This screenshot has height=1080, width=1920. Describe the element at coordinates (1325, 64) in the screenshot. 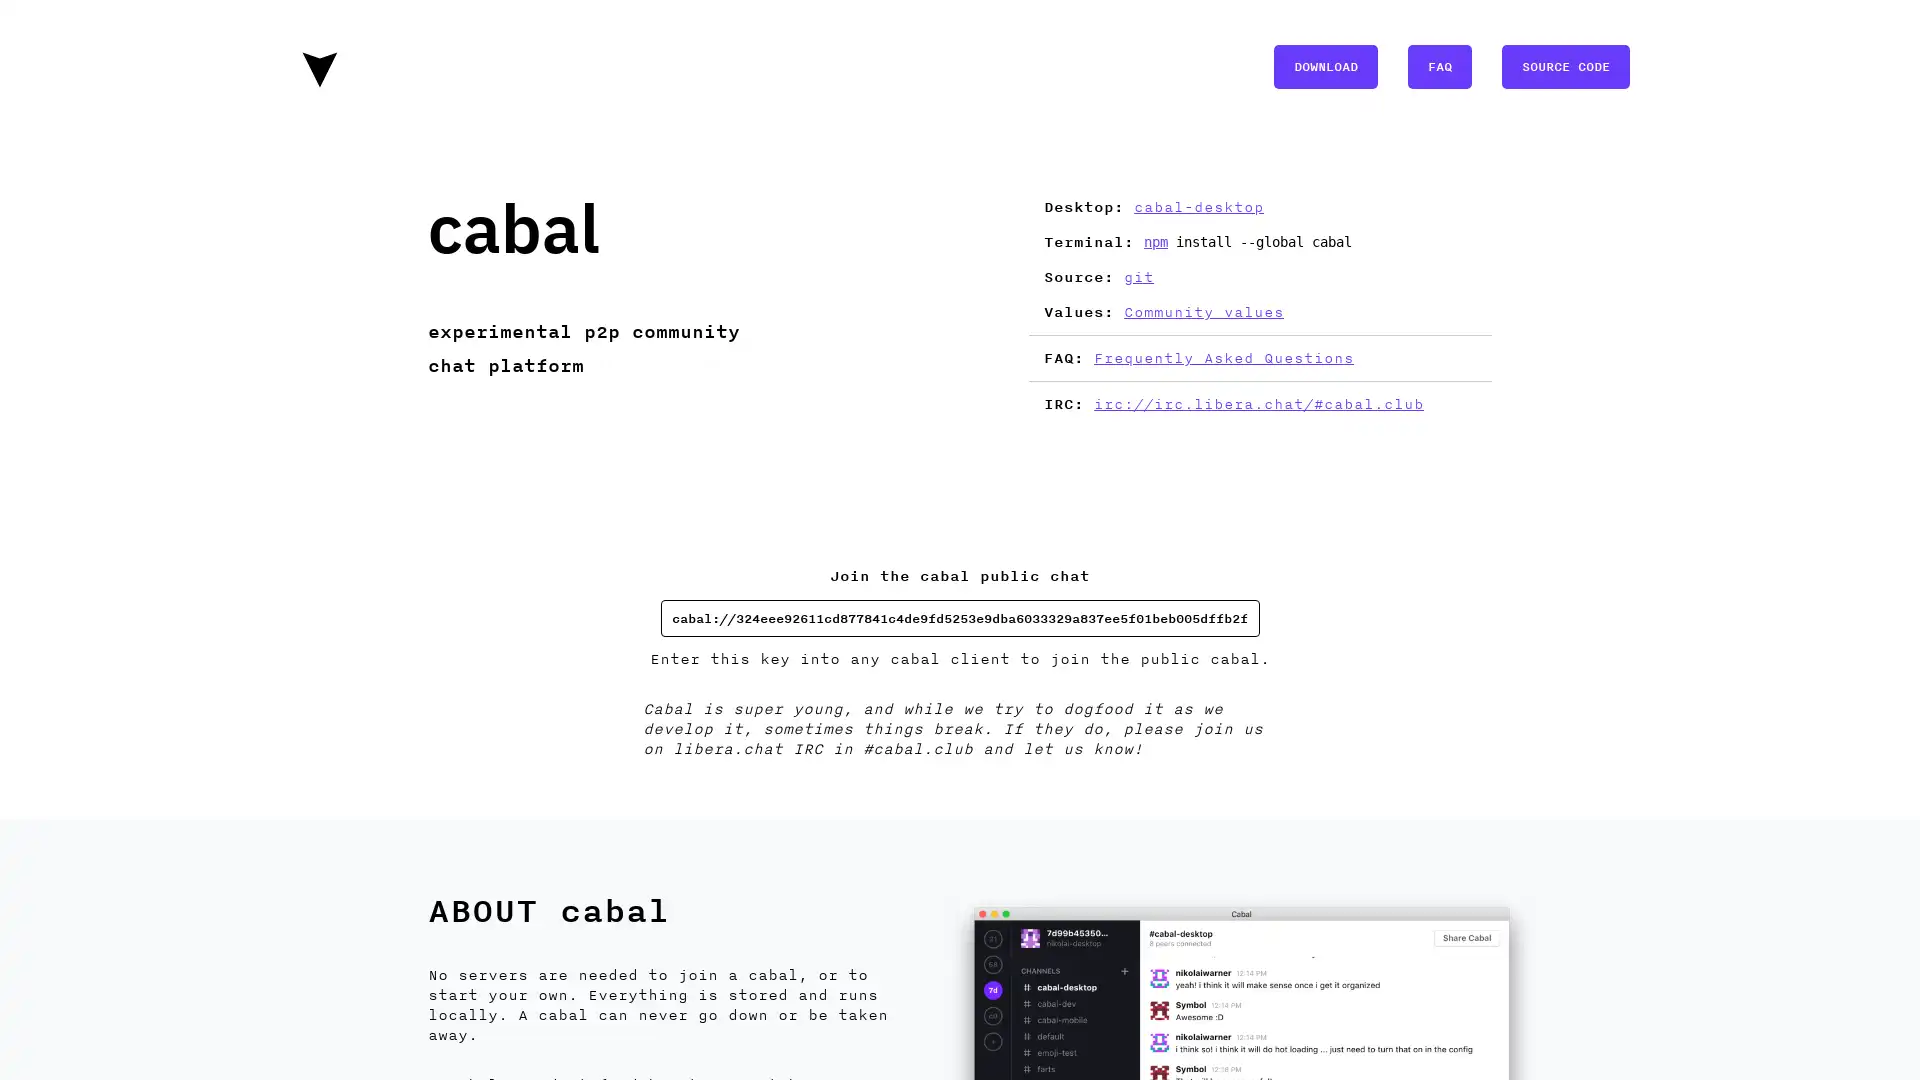

I see `DOWNLOAD` at that location.